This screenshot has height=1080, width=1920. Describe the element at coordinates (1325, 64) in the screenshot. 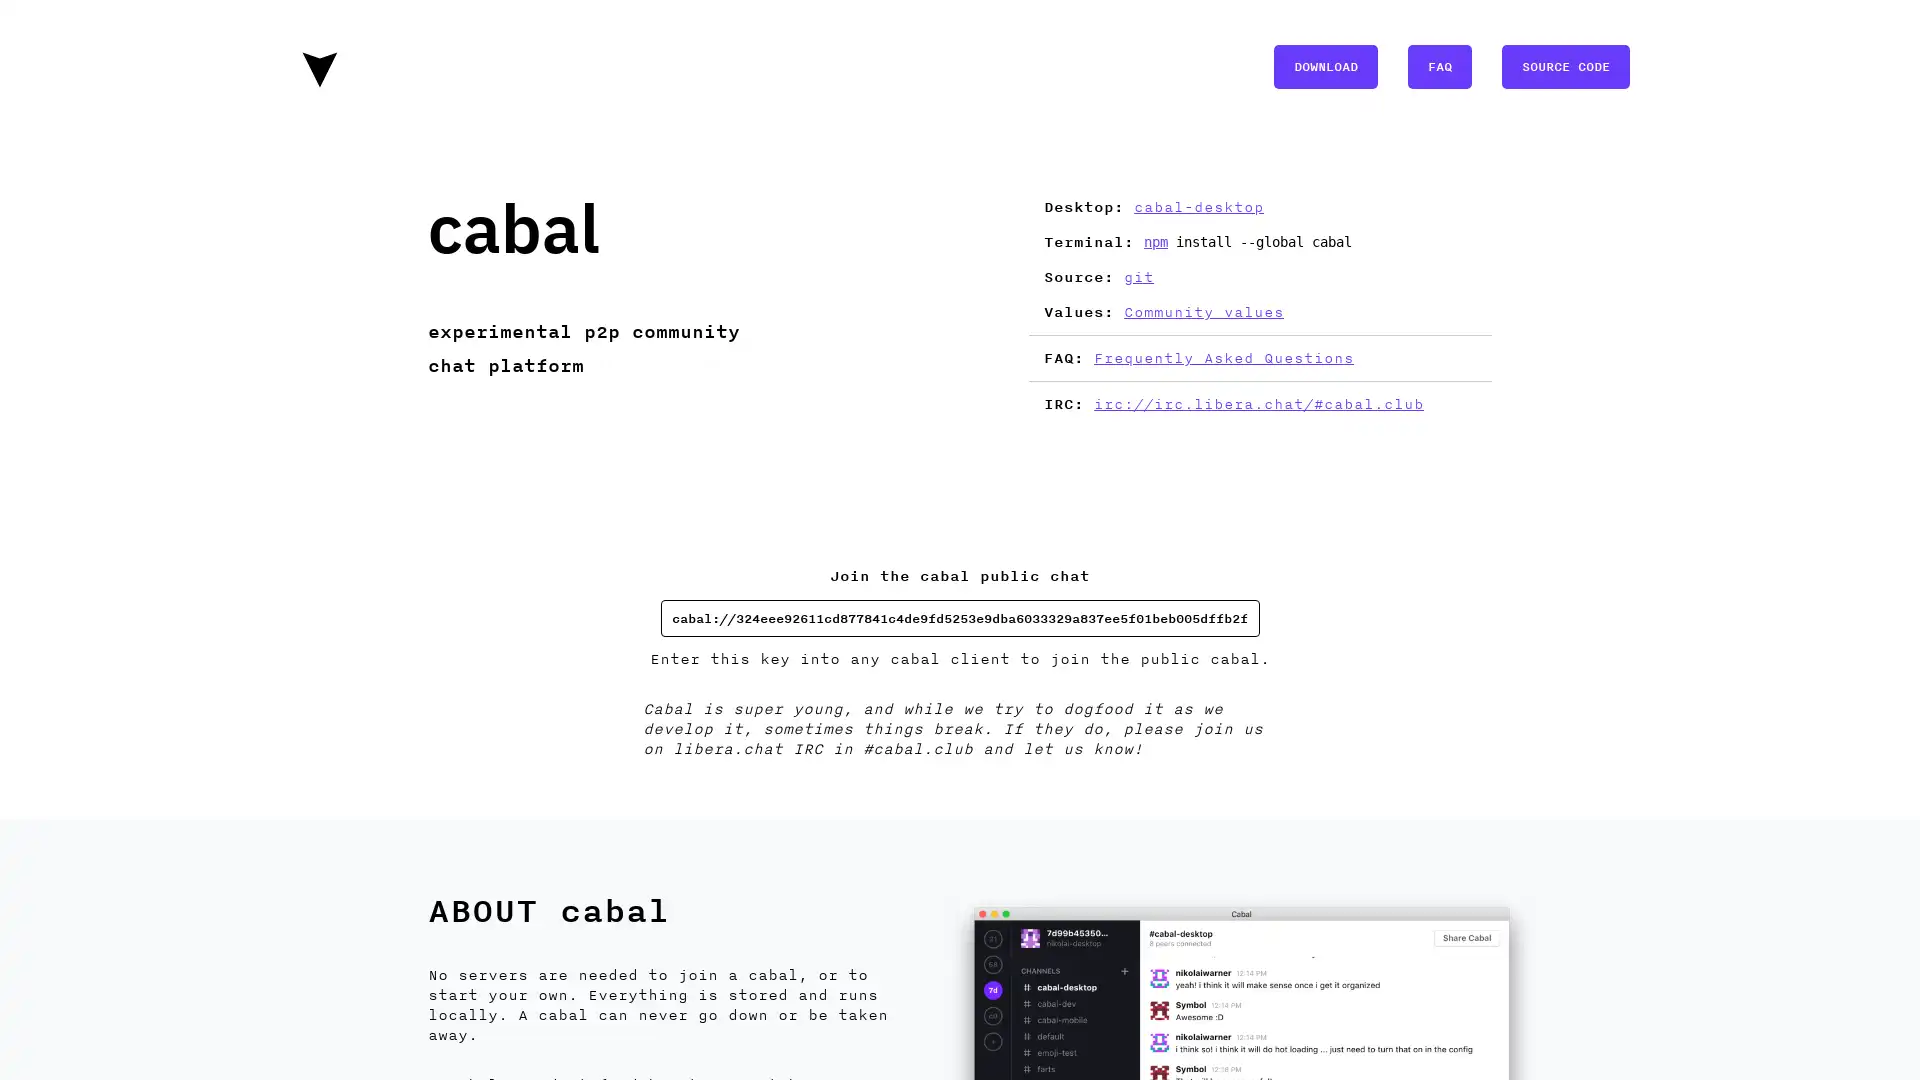

I see `DOWNLOAD` at that location.